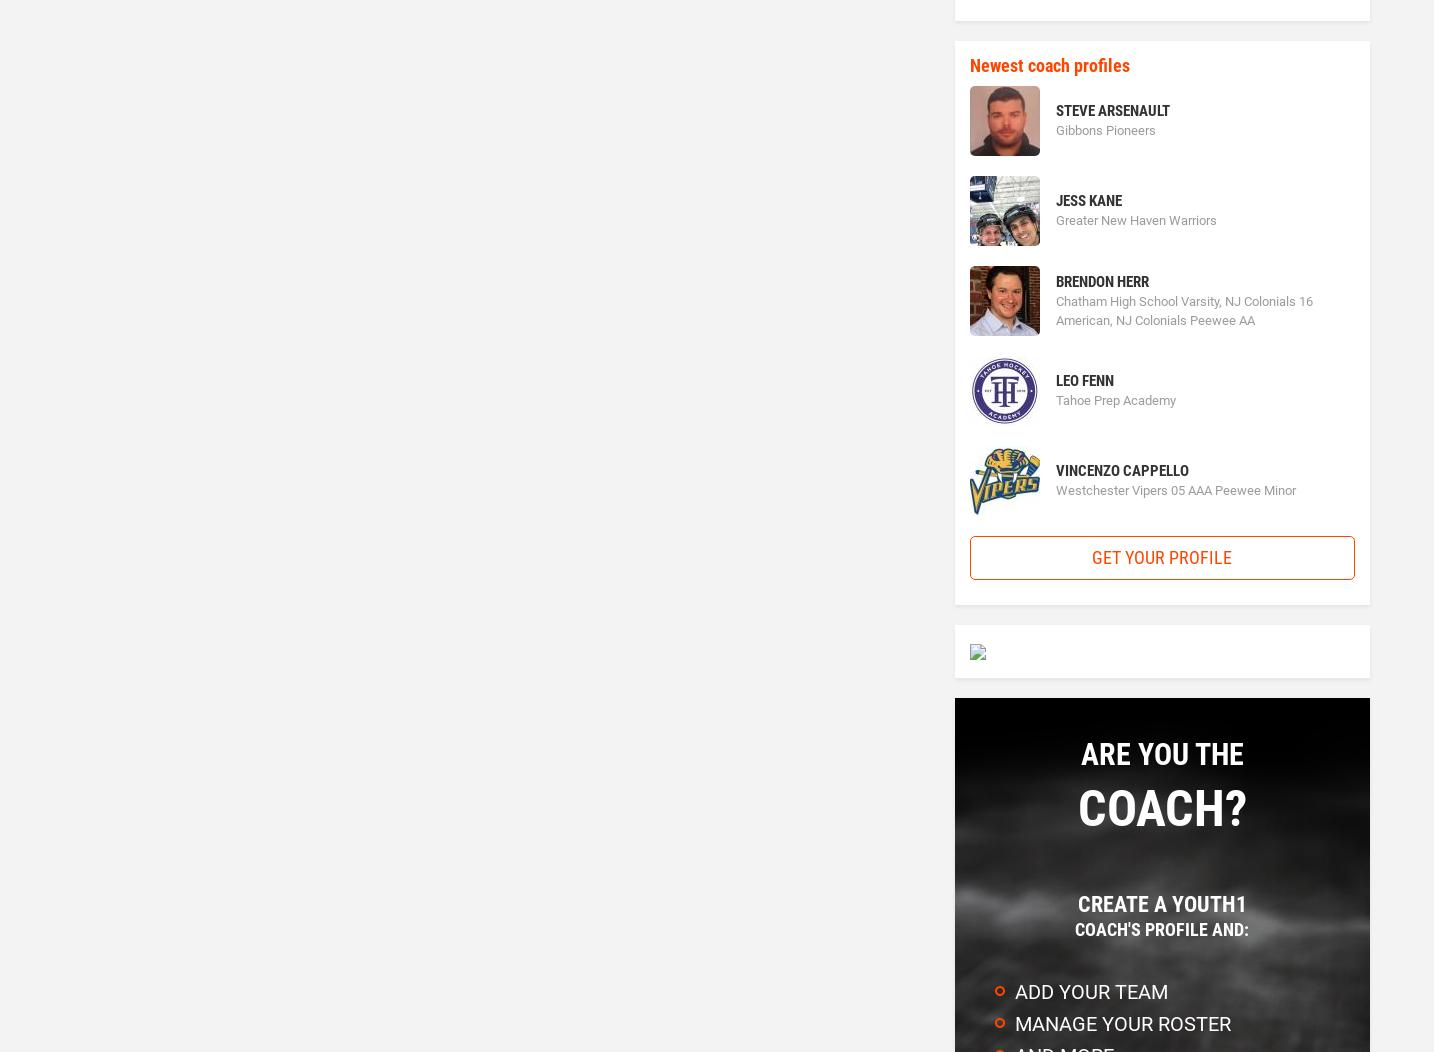 The width and height of the screenshot is (1434, 1052). I want to click on 'Manage your roster', so click(1121, 1023).